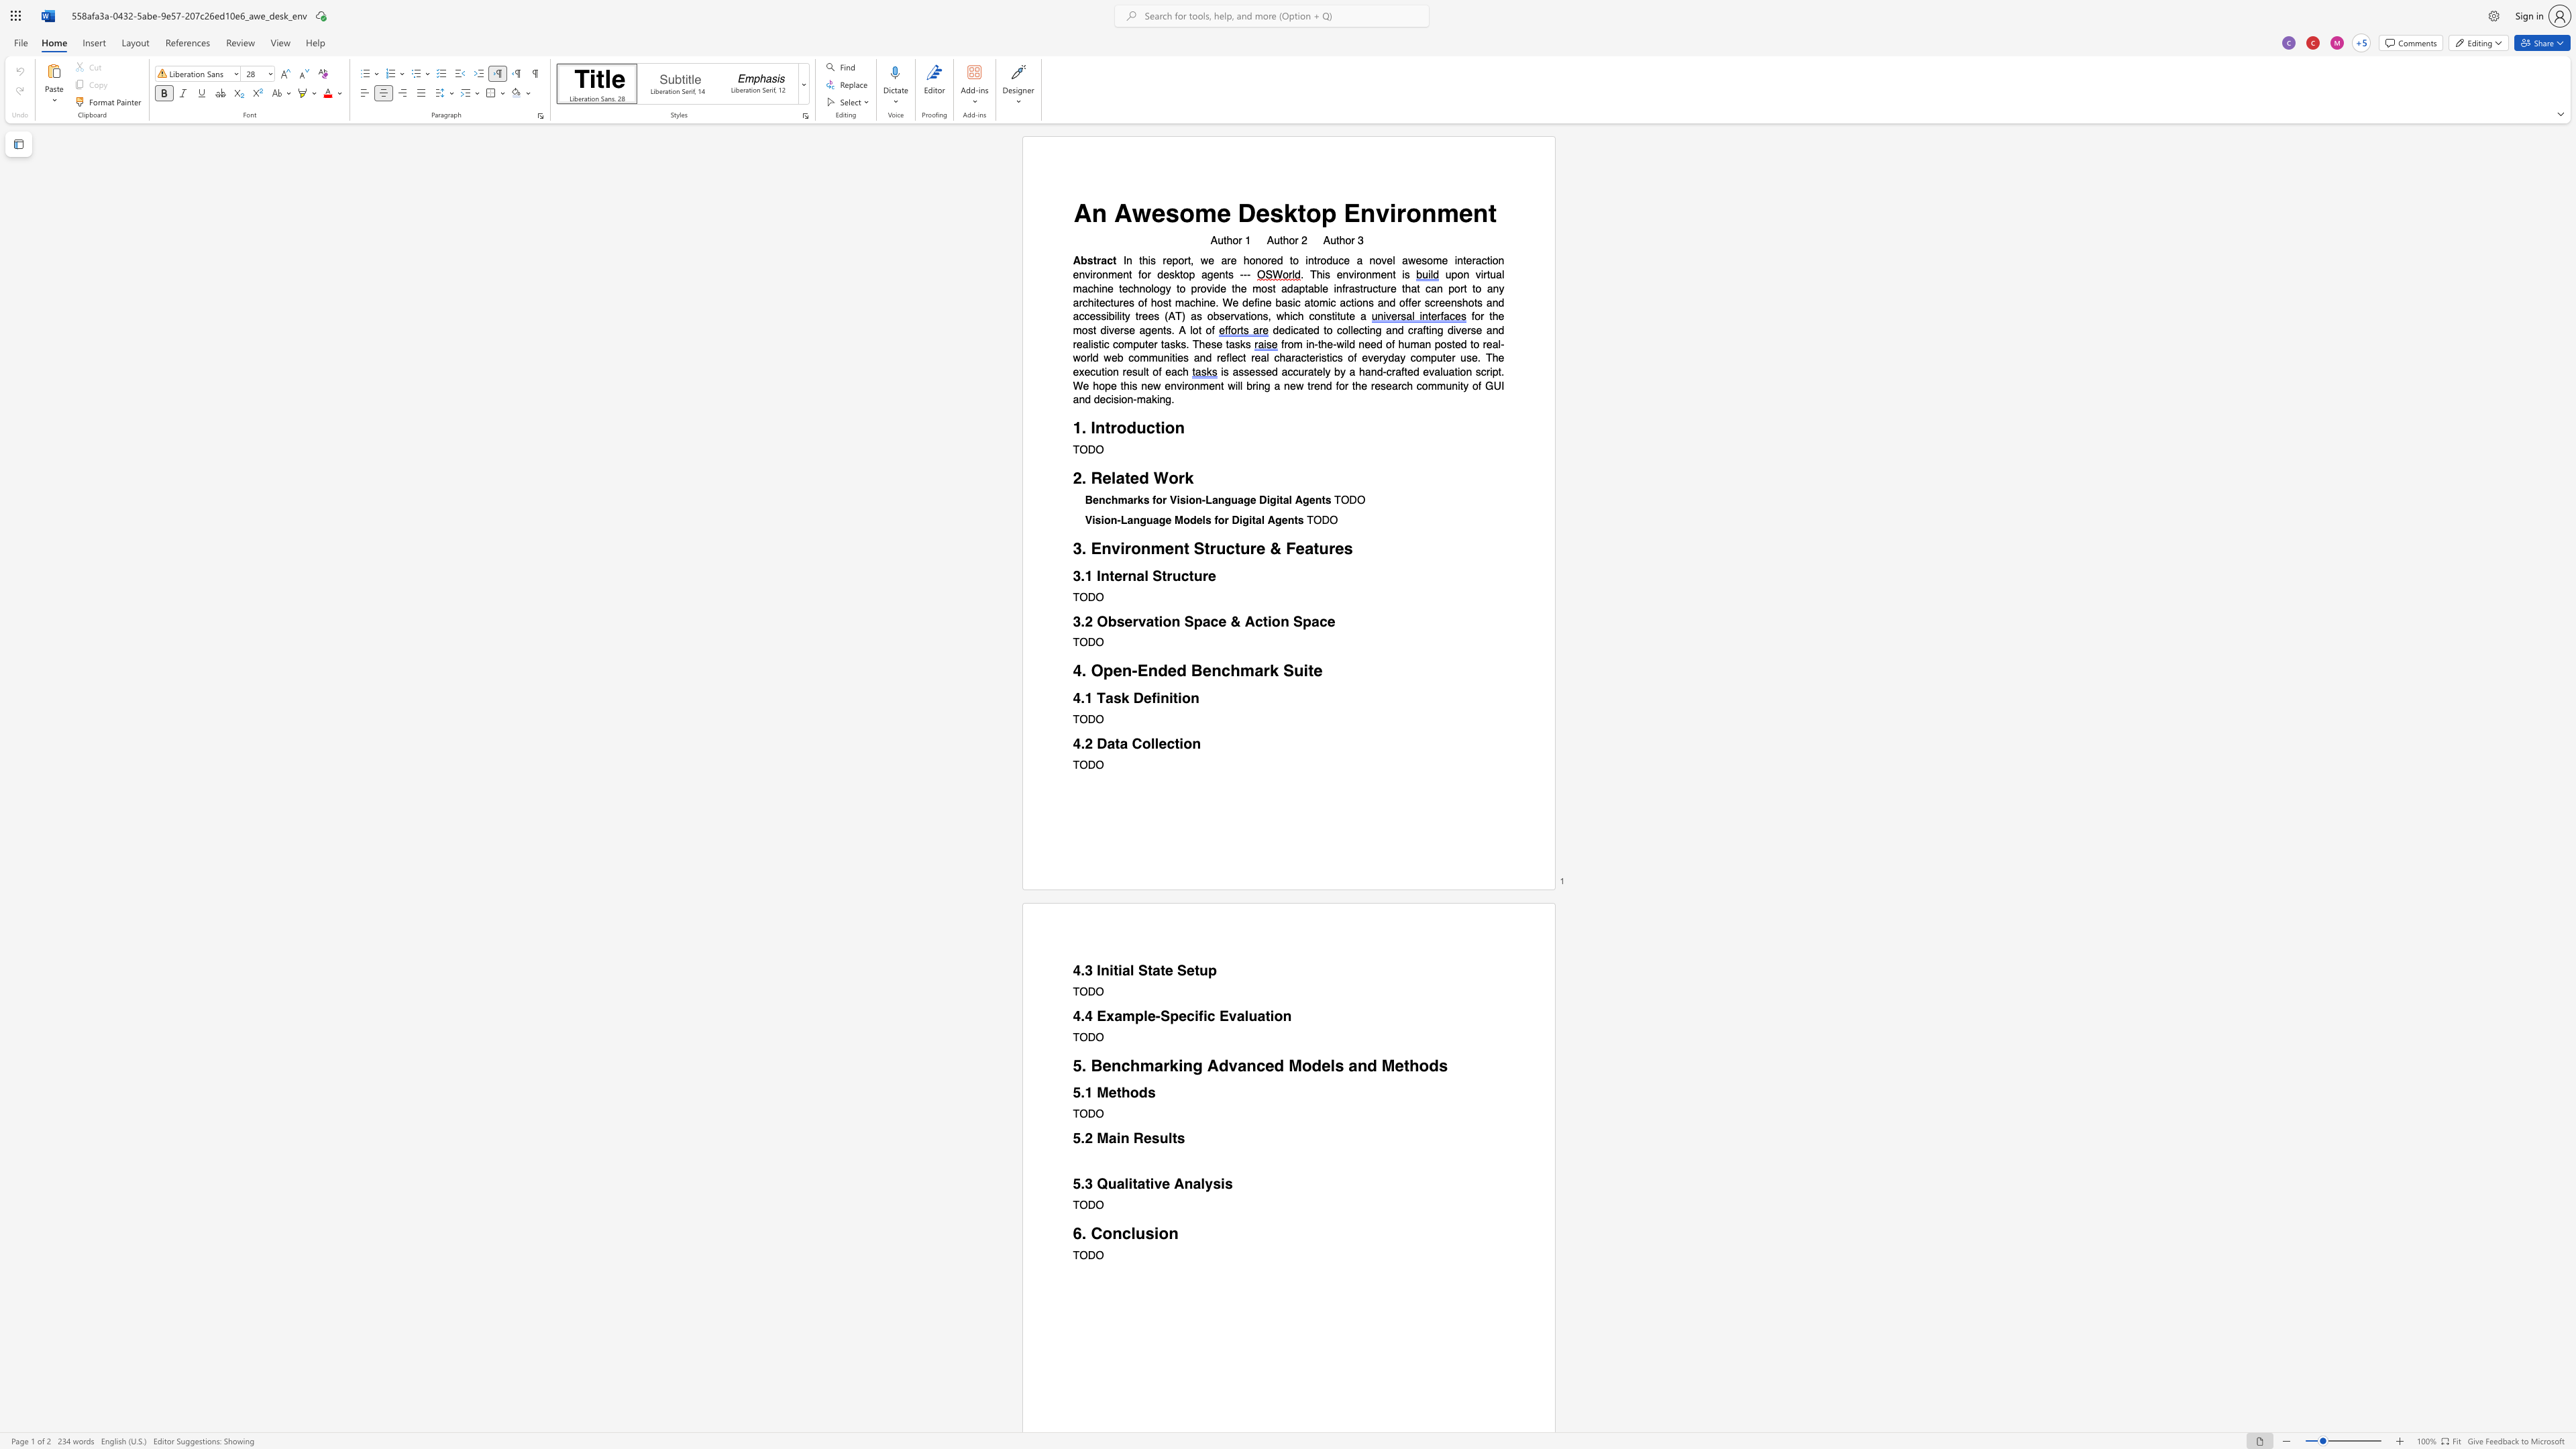 Image resolution: width=2576 pixels, height=1449 pixels. Describe the element at coordinates (1231, 520) in the screenshot. I see `the subset text "Di" within the text "Vision-Language Models for Digital Agents"` at that location.